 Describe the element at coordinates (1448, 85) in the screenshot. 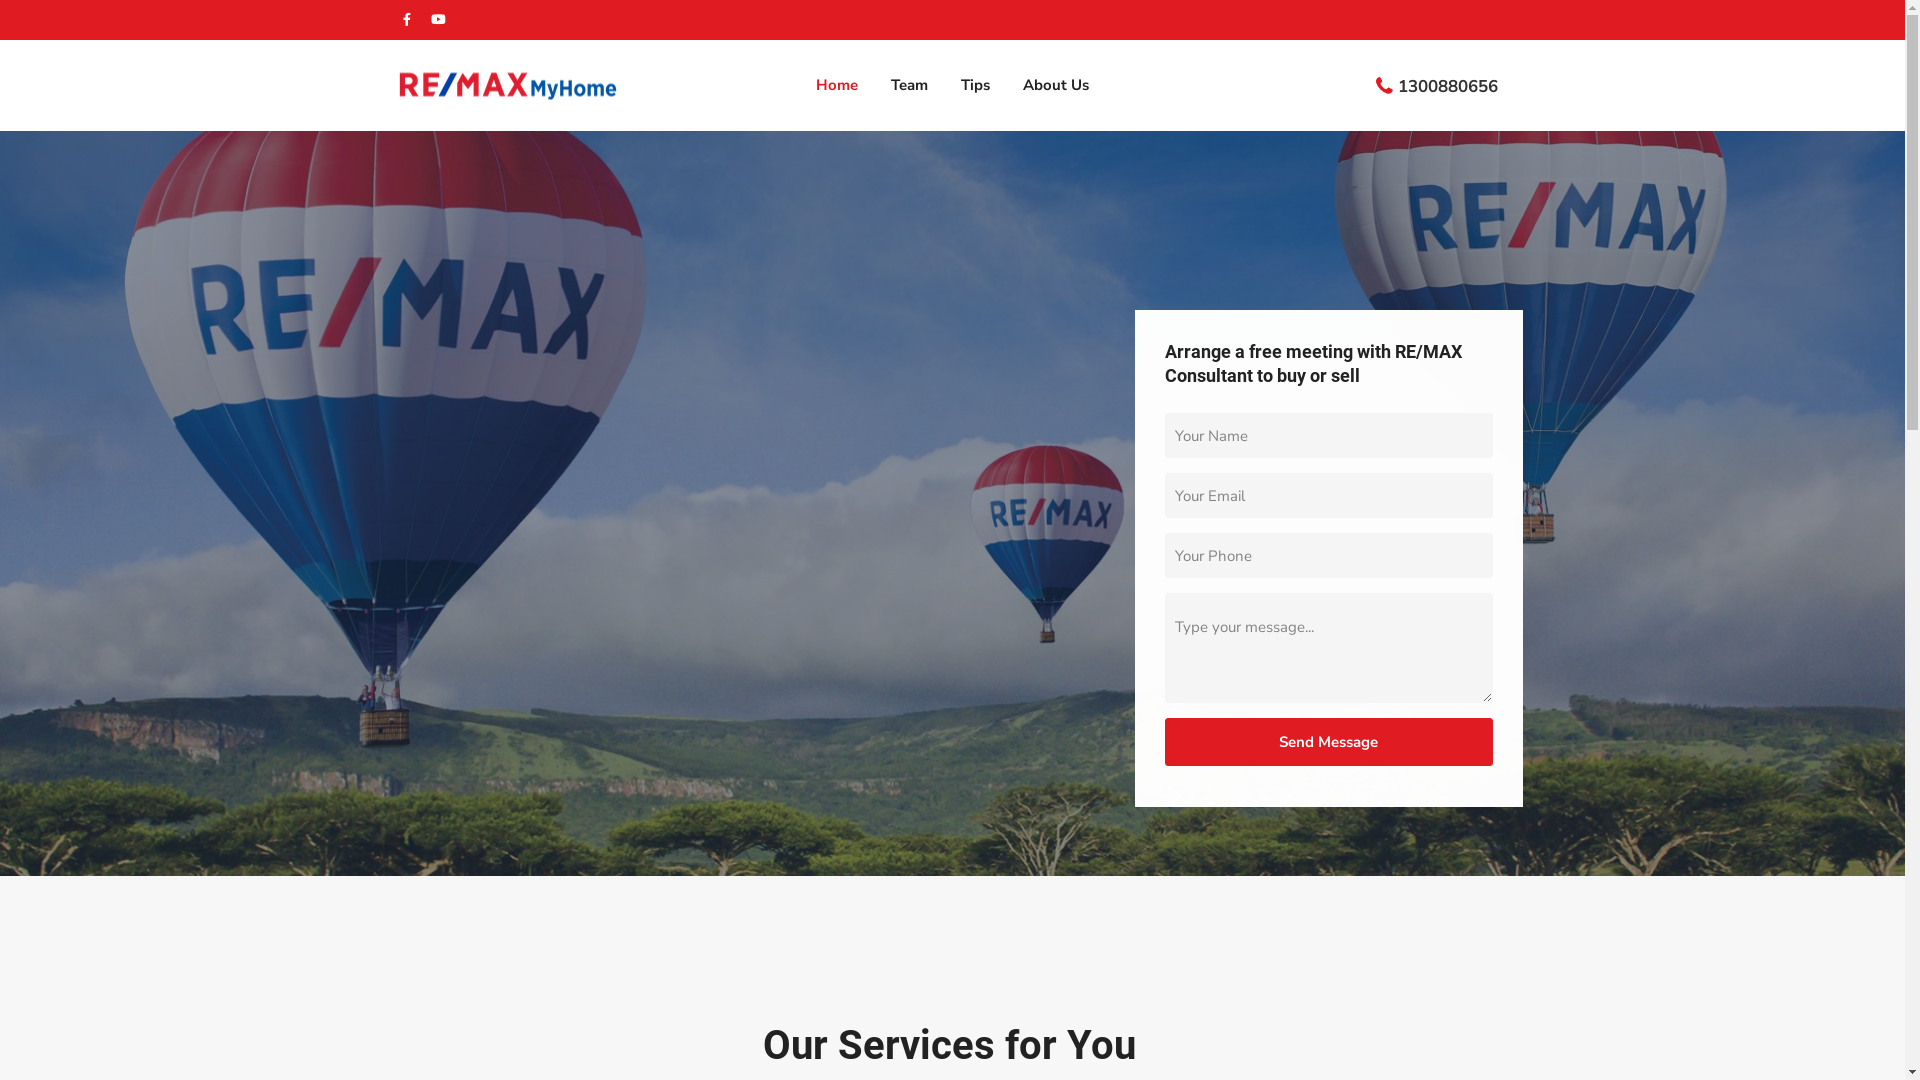

I see `'1300880656'` at that location.